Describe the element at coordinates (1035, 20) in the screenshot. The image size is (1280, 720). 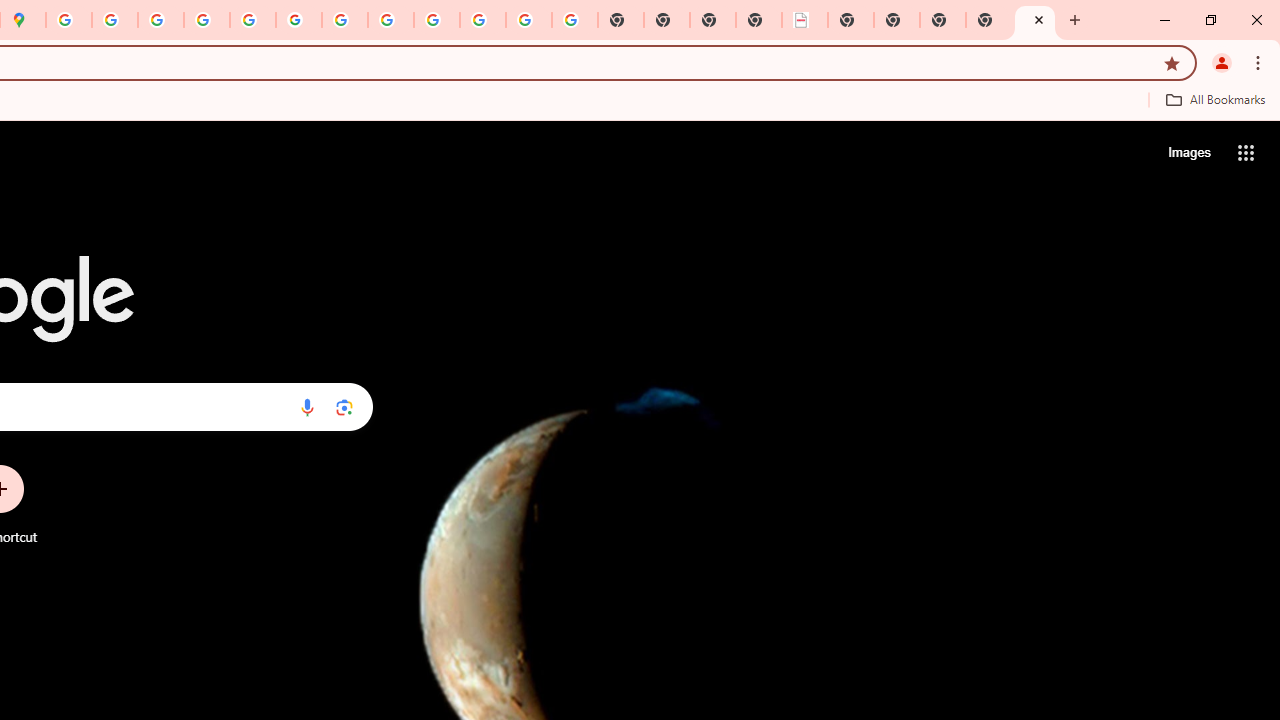
I see `'New Tab'` at that location.